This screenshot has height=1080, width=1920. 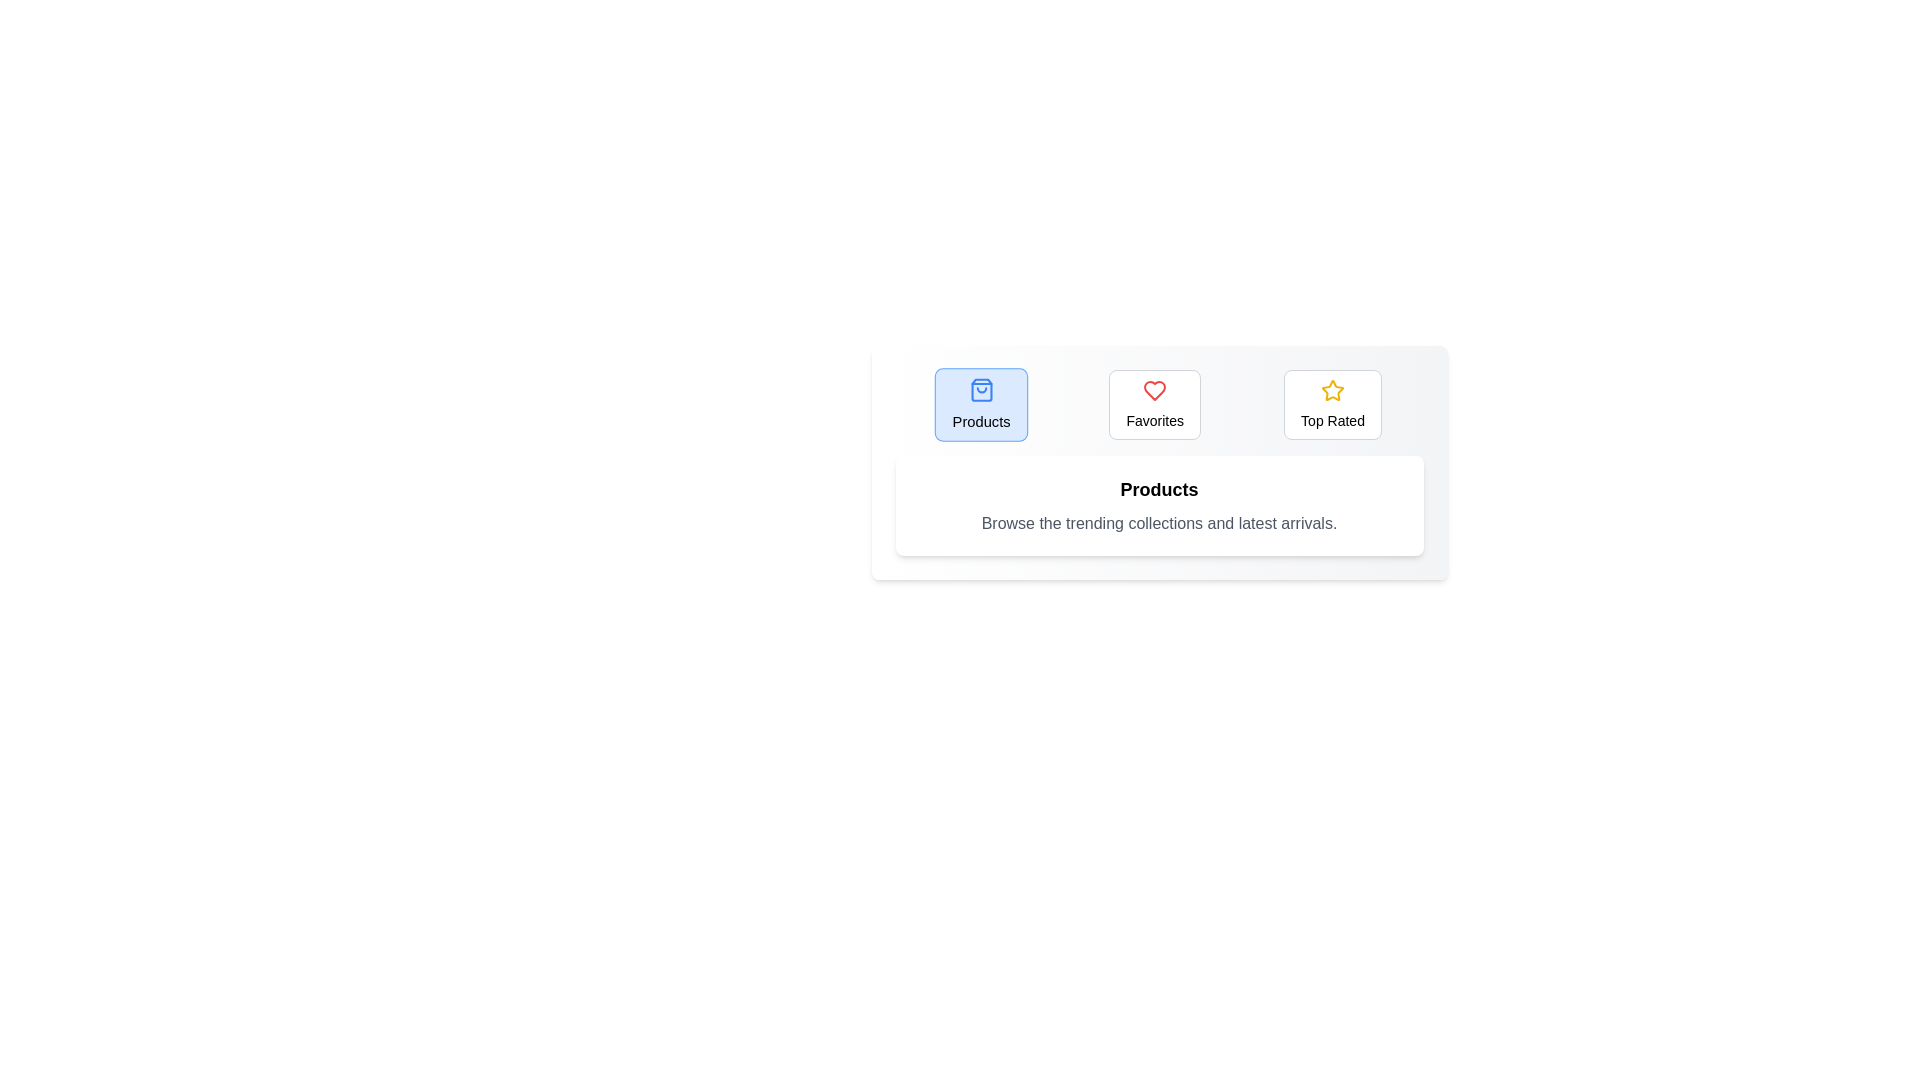 What do you see at coordinates (981, 405) in the screenshot?
I see `the Products tab` at bounding box center [981, 405].